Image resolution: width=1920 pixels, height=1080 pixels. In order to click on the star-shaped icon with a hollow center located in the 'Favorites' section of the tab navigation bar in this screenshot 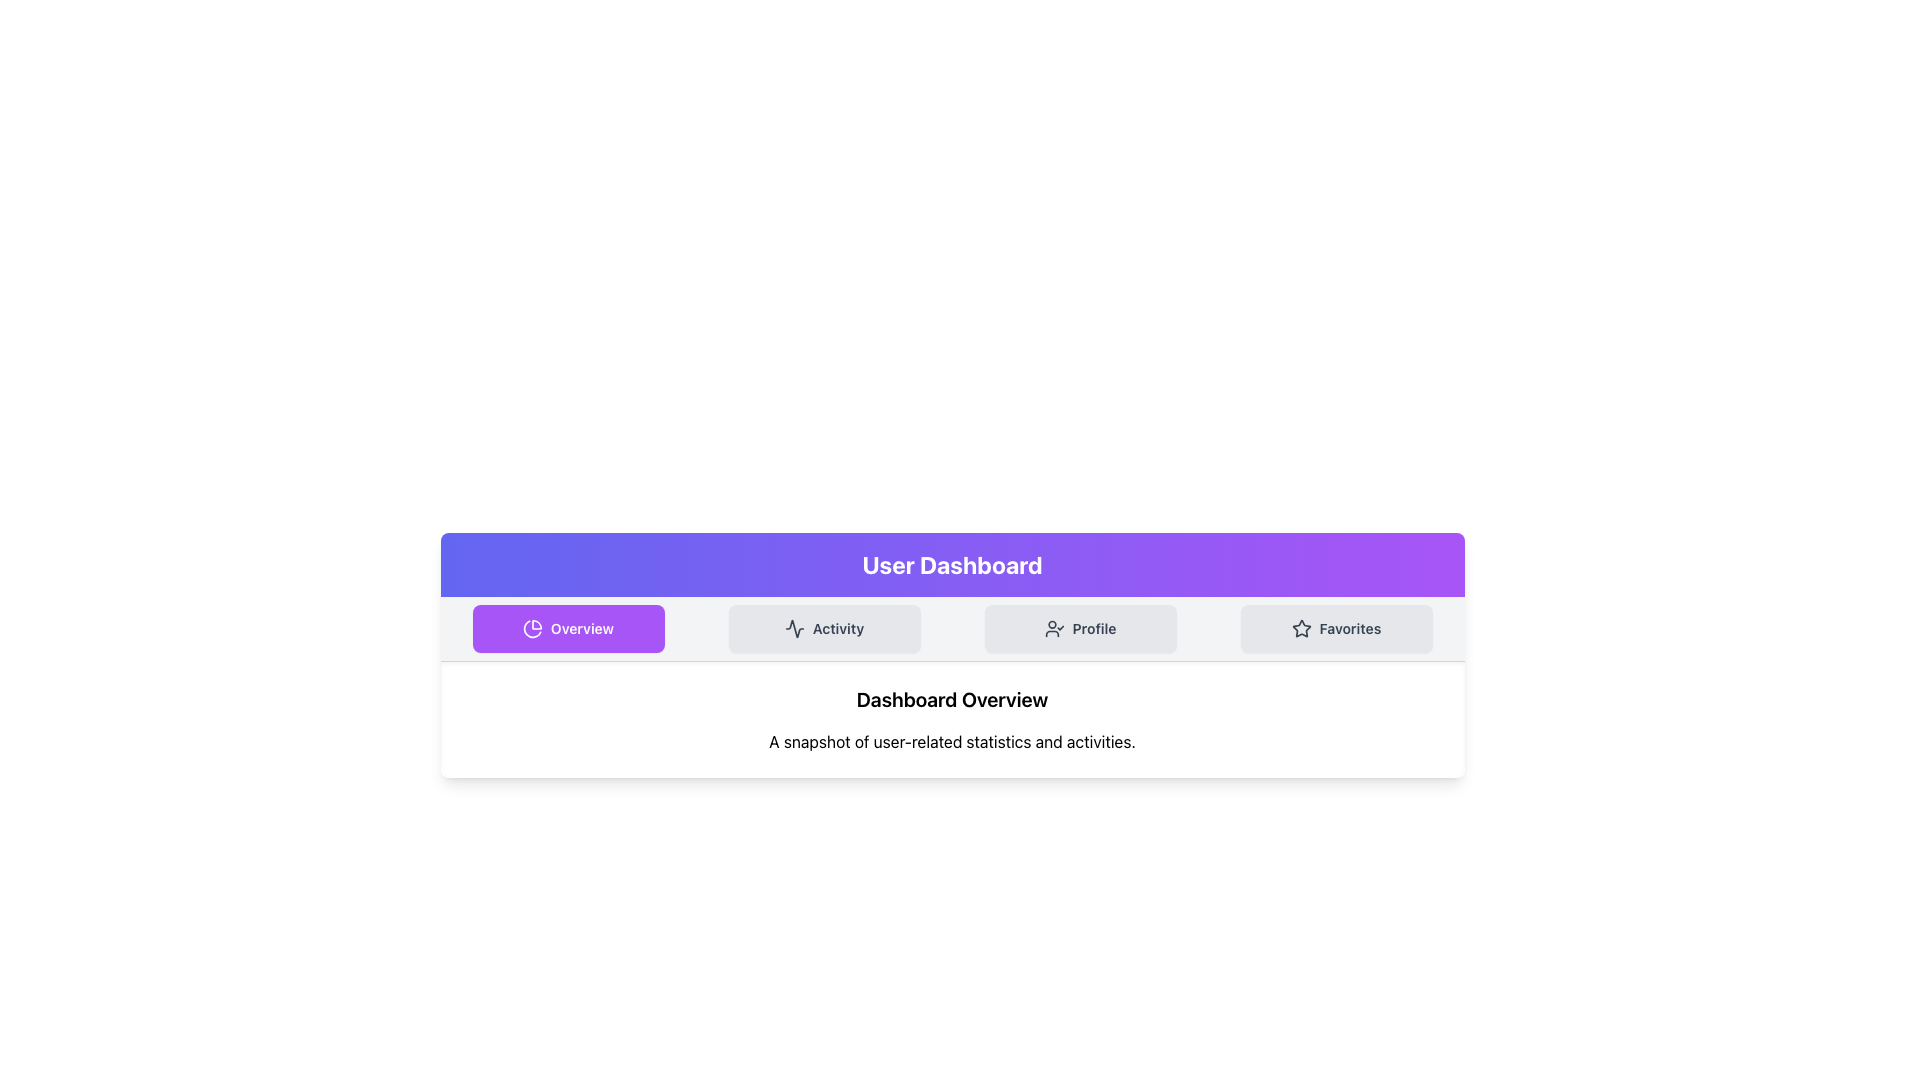, I will do `click(1301, 627)`.